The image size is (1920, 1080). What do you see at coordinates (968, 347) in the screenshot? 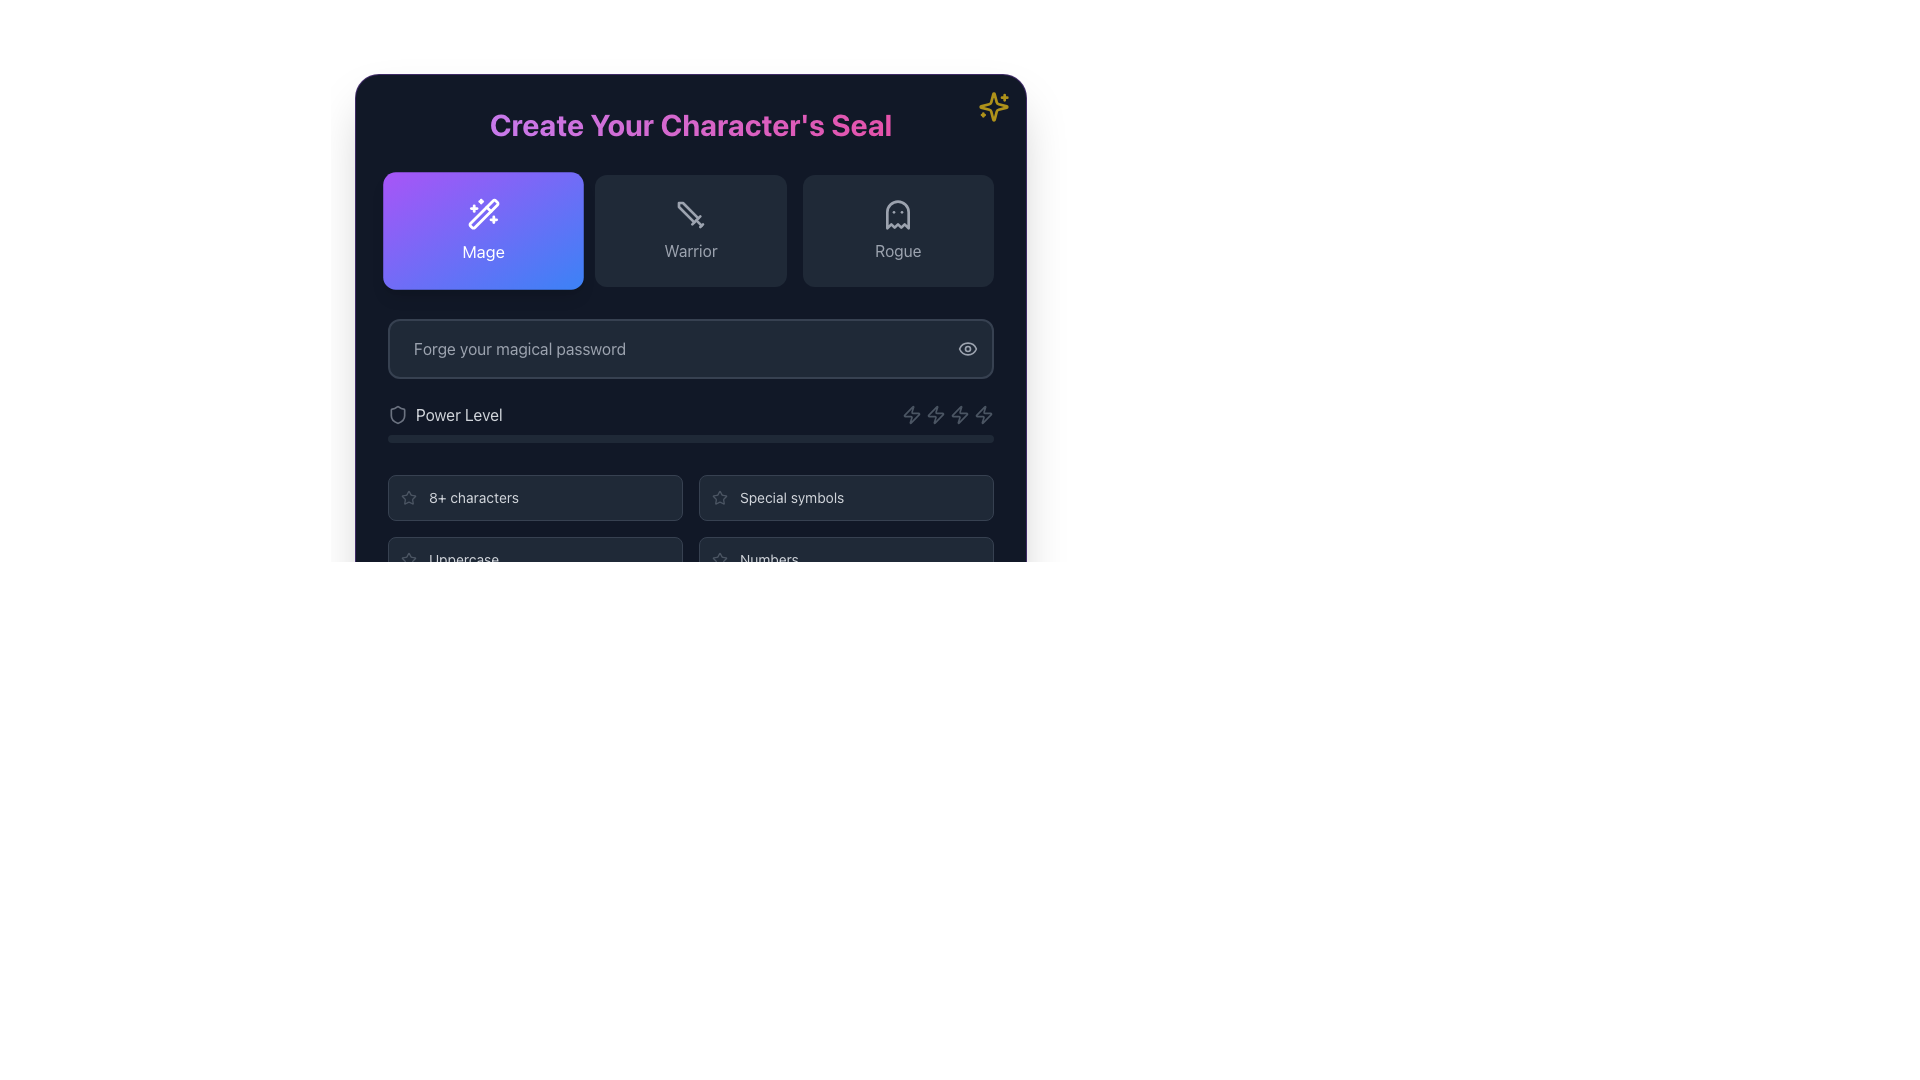
I see `the visibility toggle button for the password input field labeled 'Forge your magical password' to change its color` at bounding box center [968, 347].